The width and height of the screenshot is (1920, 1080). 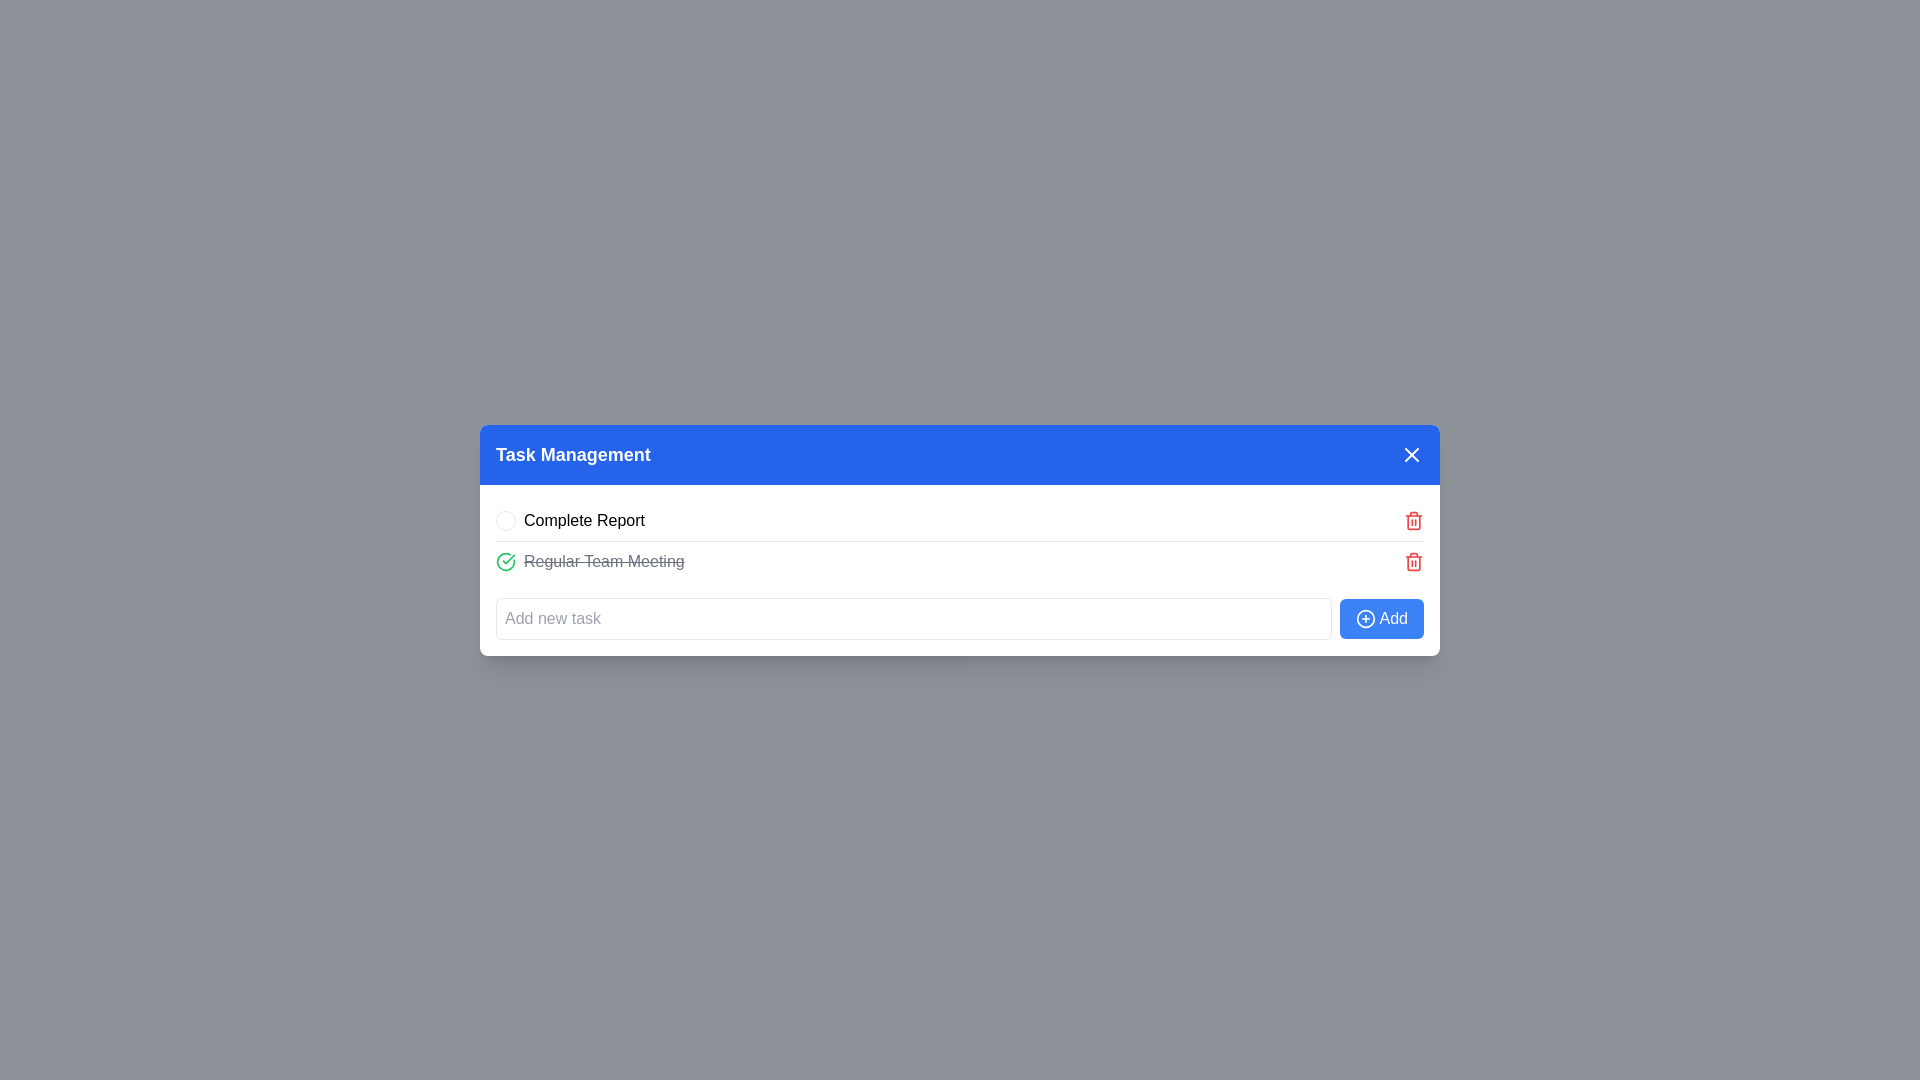 What do you see at coordinates (1413, 561) in the screenshot?
I see `the delete button located at the far right of the task list item for 'Regular Team Meeting'` at bounding box center [1413, 561].